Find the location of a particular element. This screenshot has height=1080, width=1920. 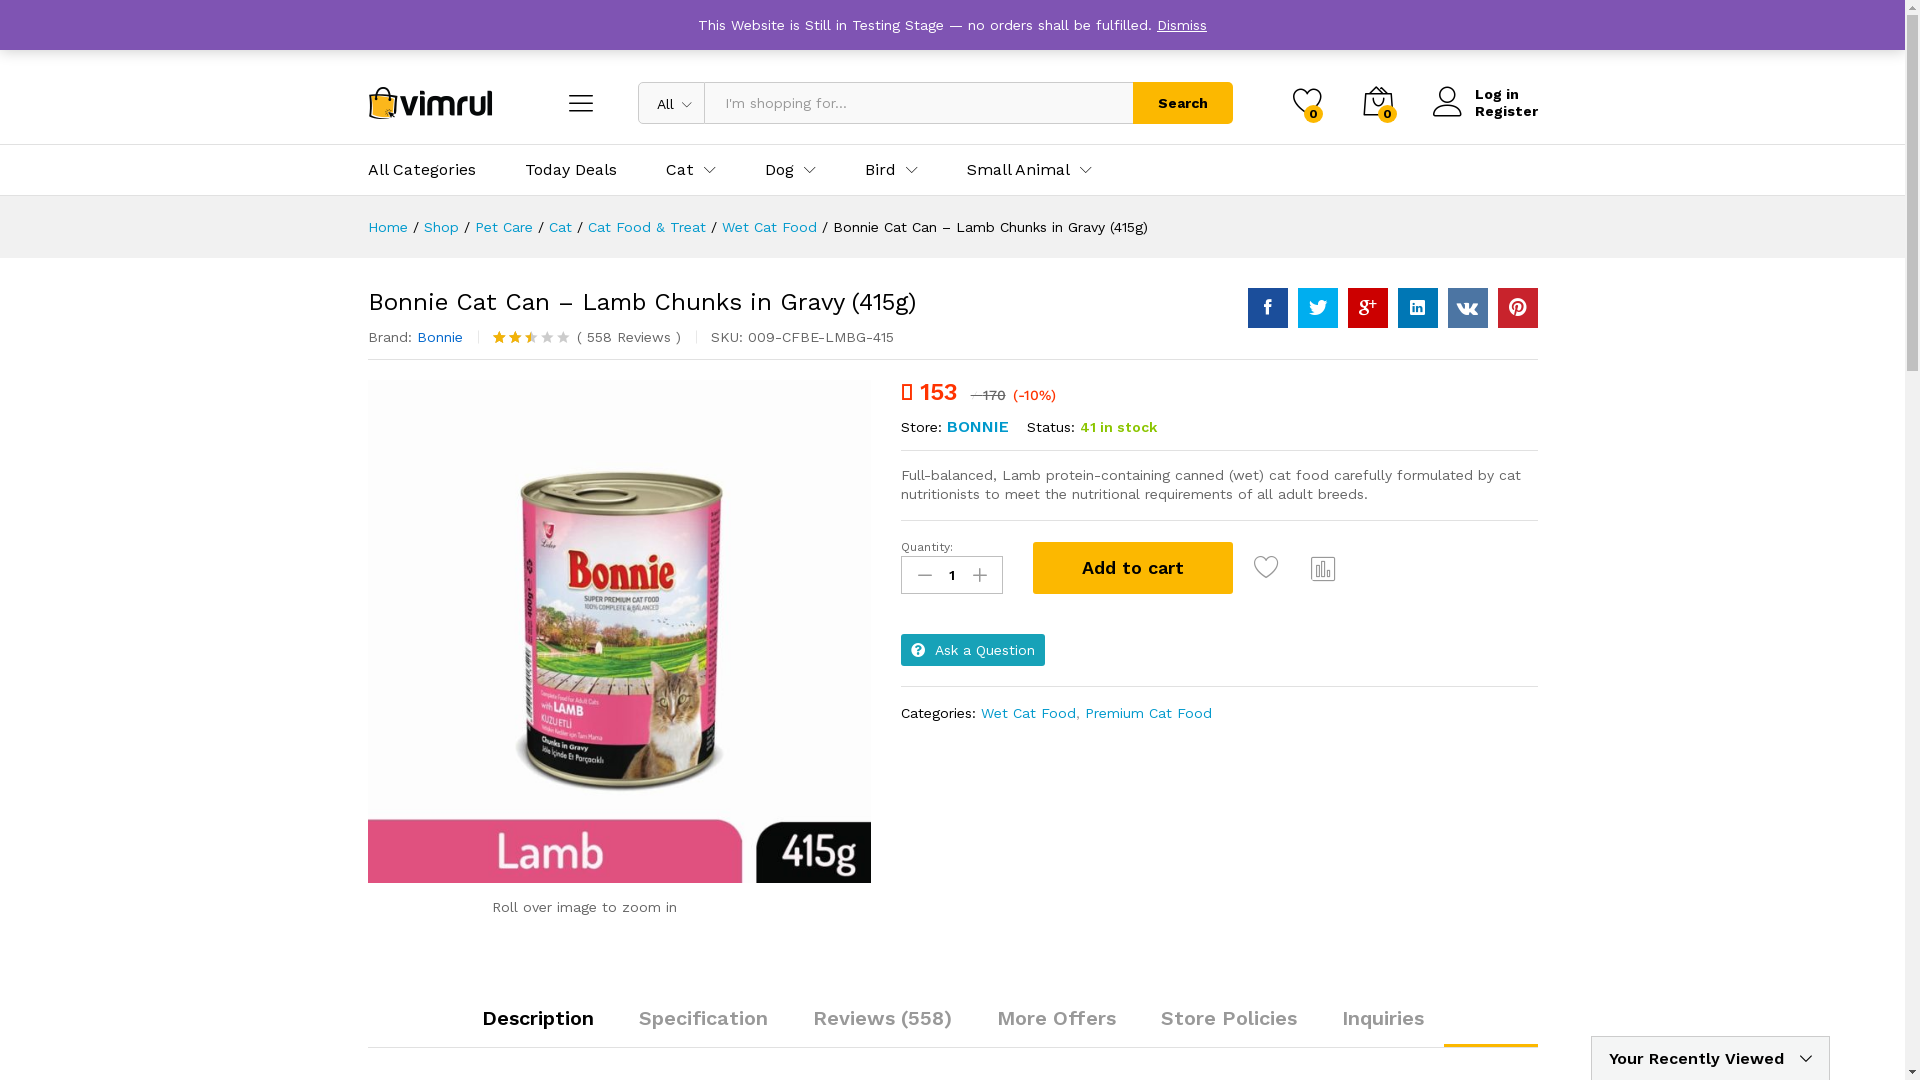

'Dog' is located at coordinates (777, 168).